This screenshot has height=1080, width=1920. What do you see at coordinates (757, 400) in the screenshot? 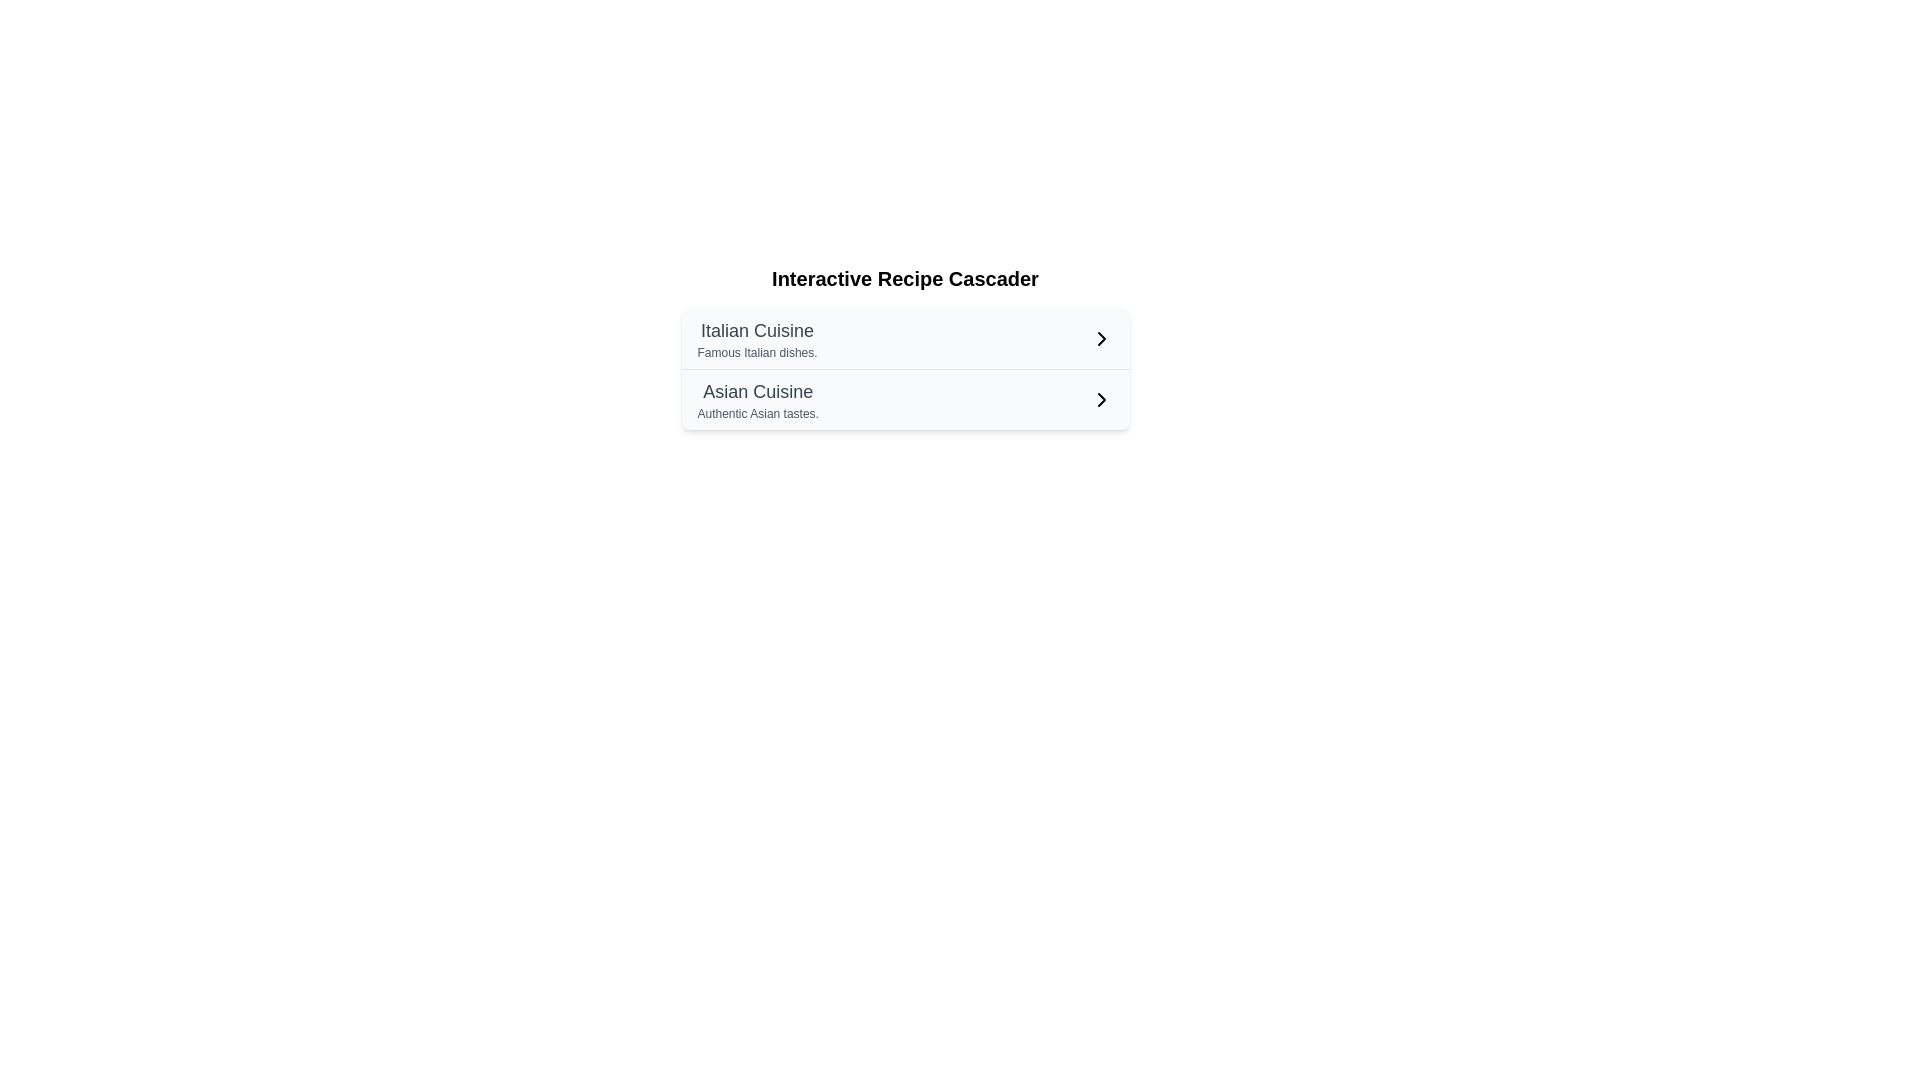
I see `the button in the second row of the menu that represents 'Asian Cuisine'` at bounding box center [757, 400].